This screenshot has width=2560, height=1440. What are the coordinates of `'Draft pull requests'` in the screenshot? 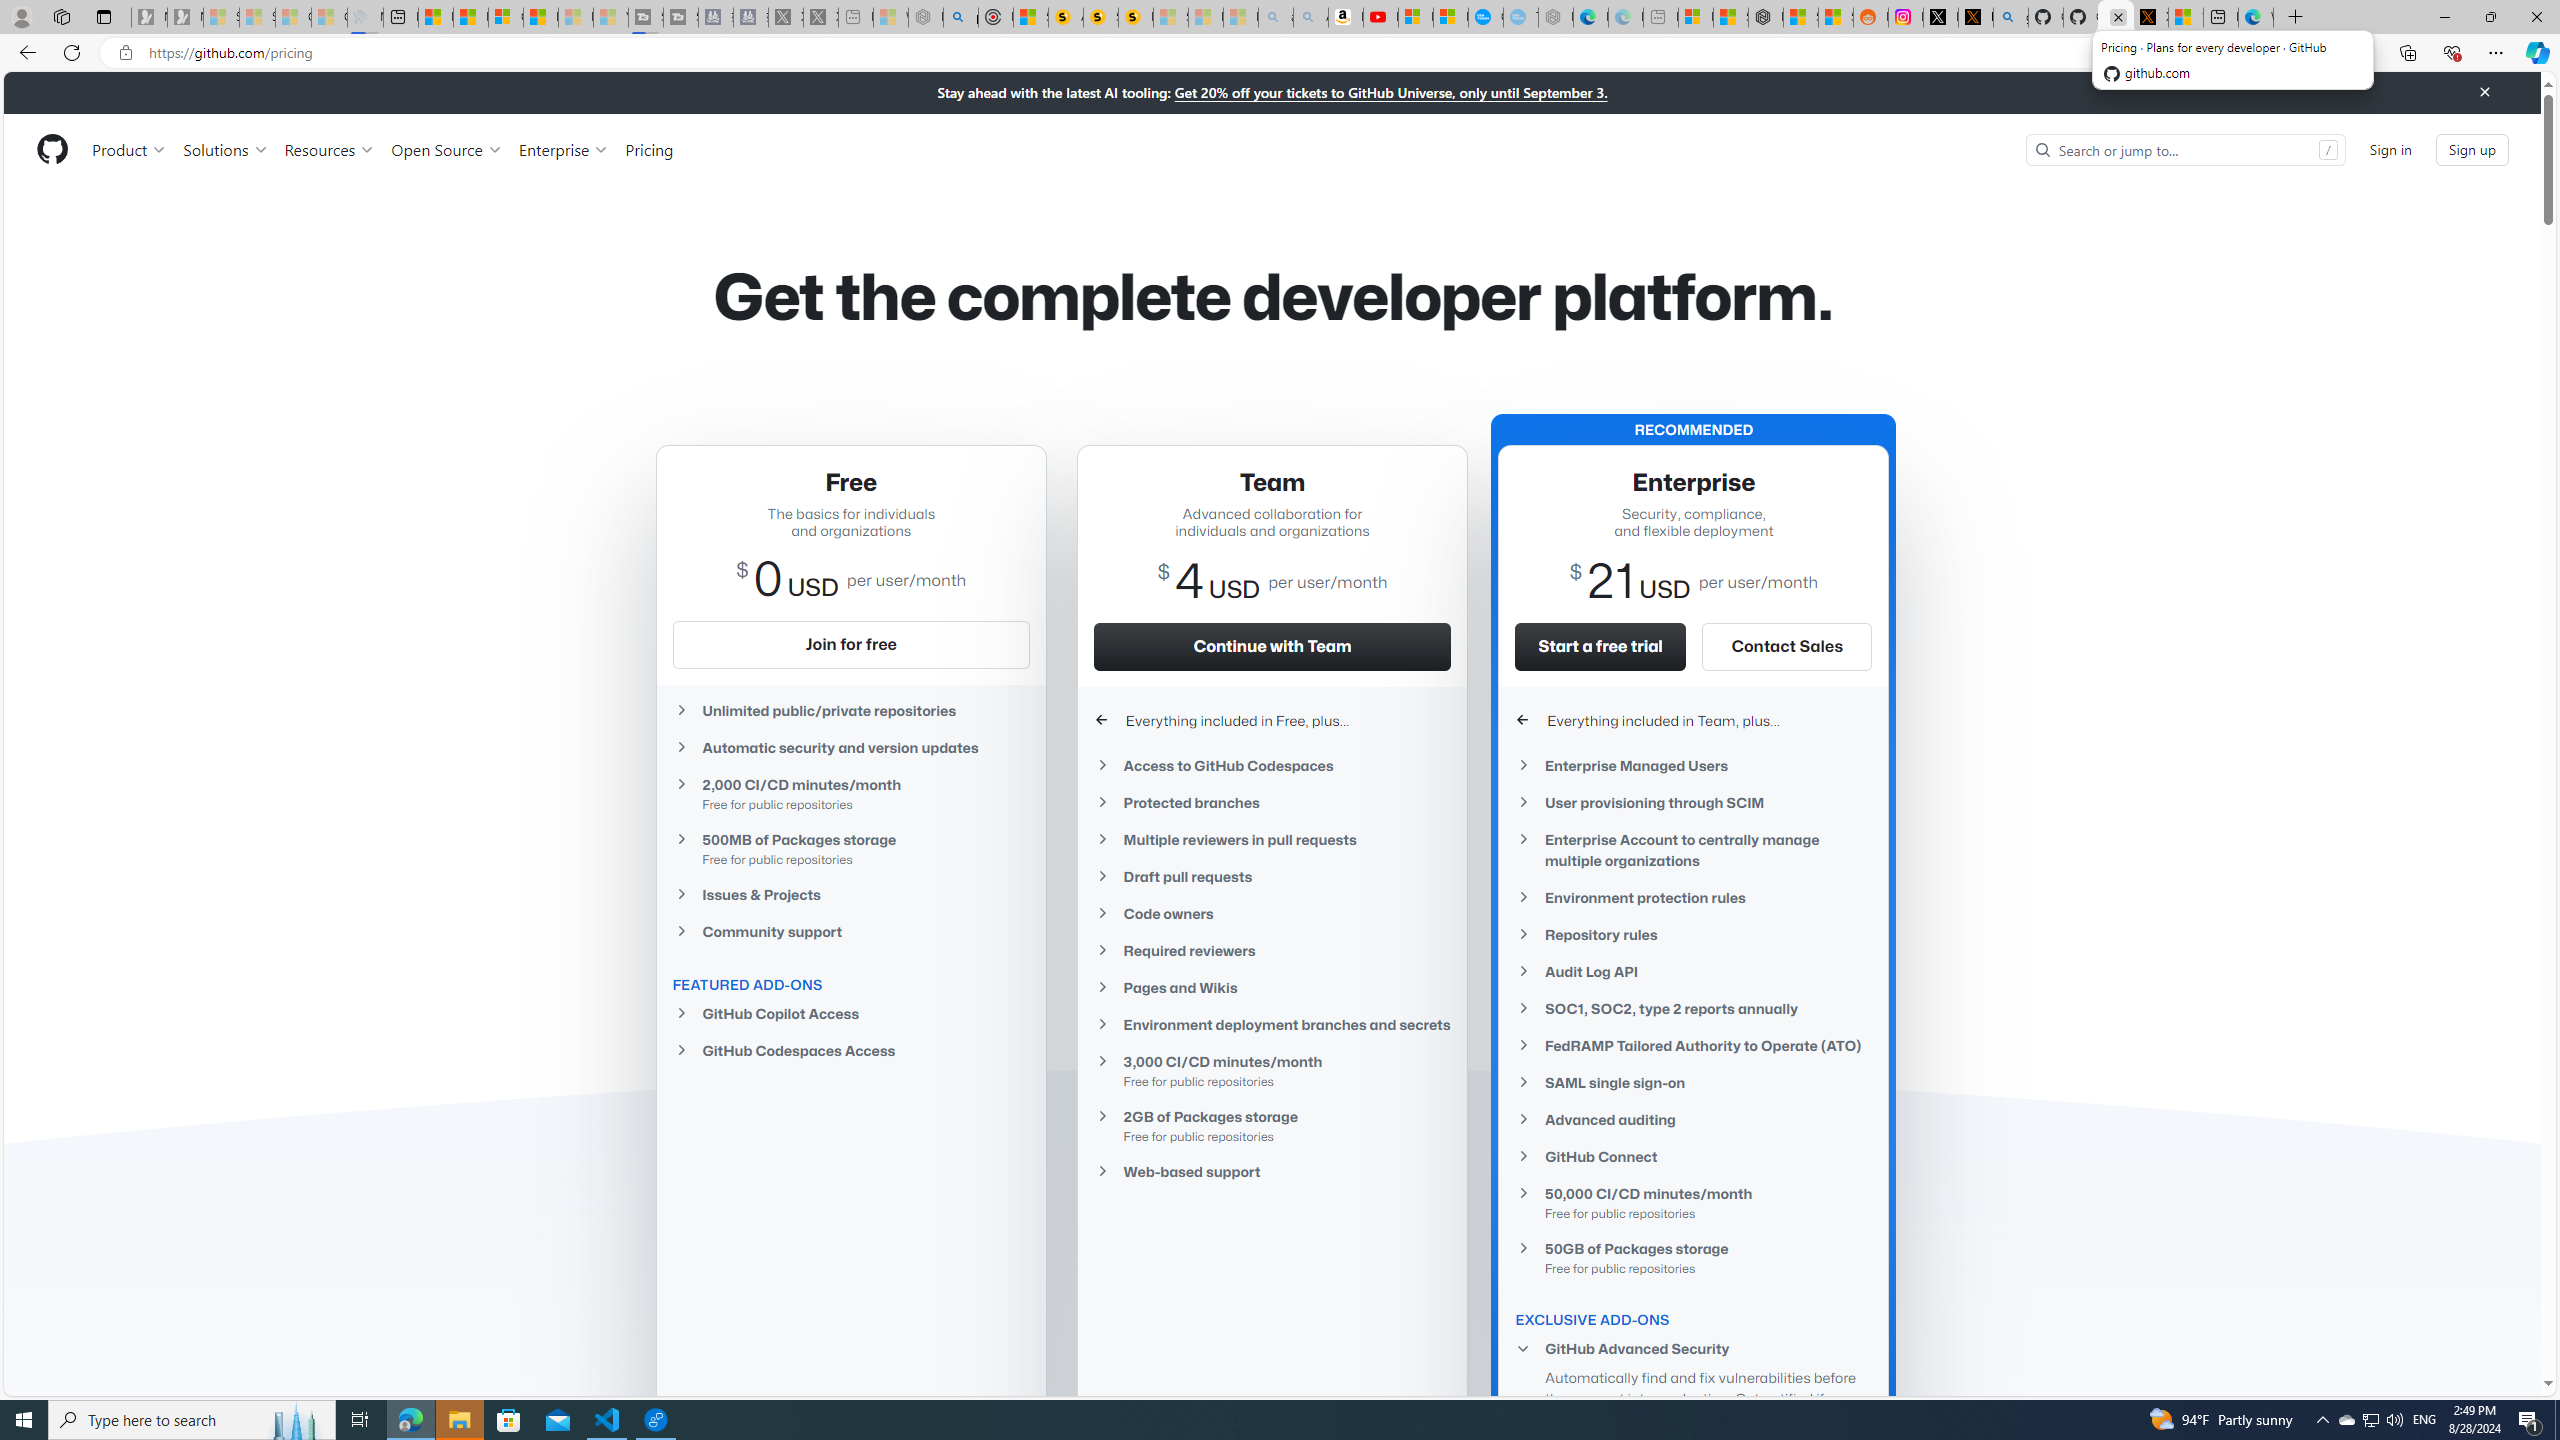 It's located at (1271, 876).